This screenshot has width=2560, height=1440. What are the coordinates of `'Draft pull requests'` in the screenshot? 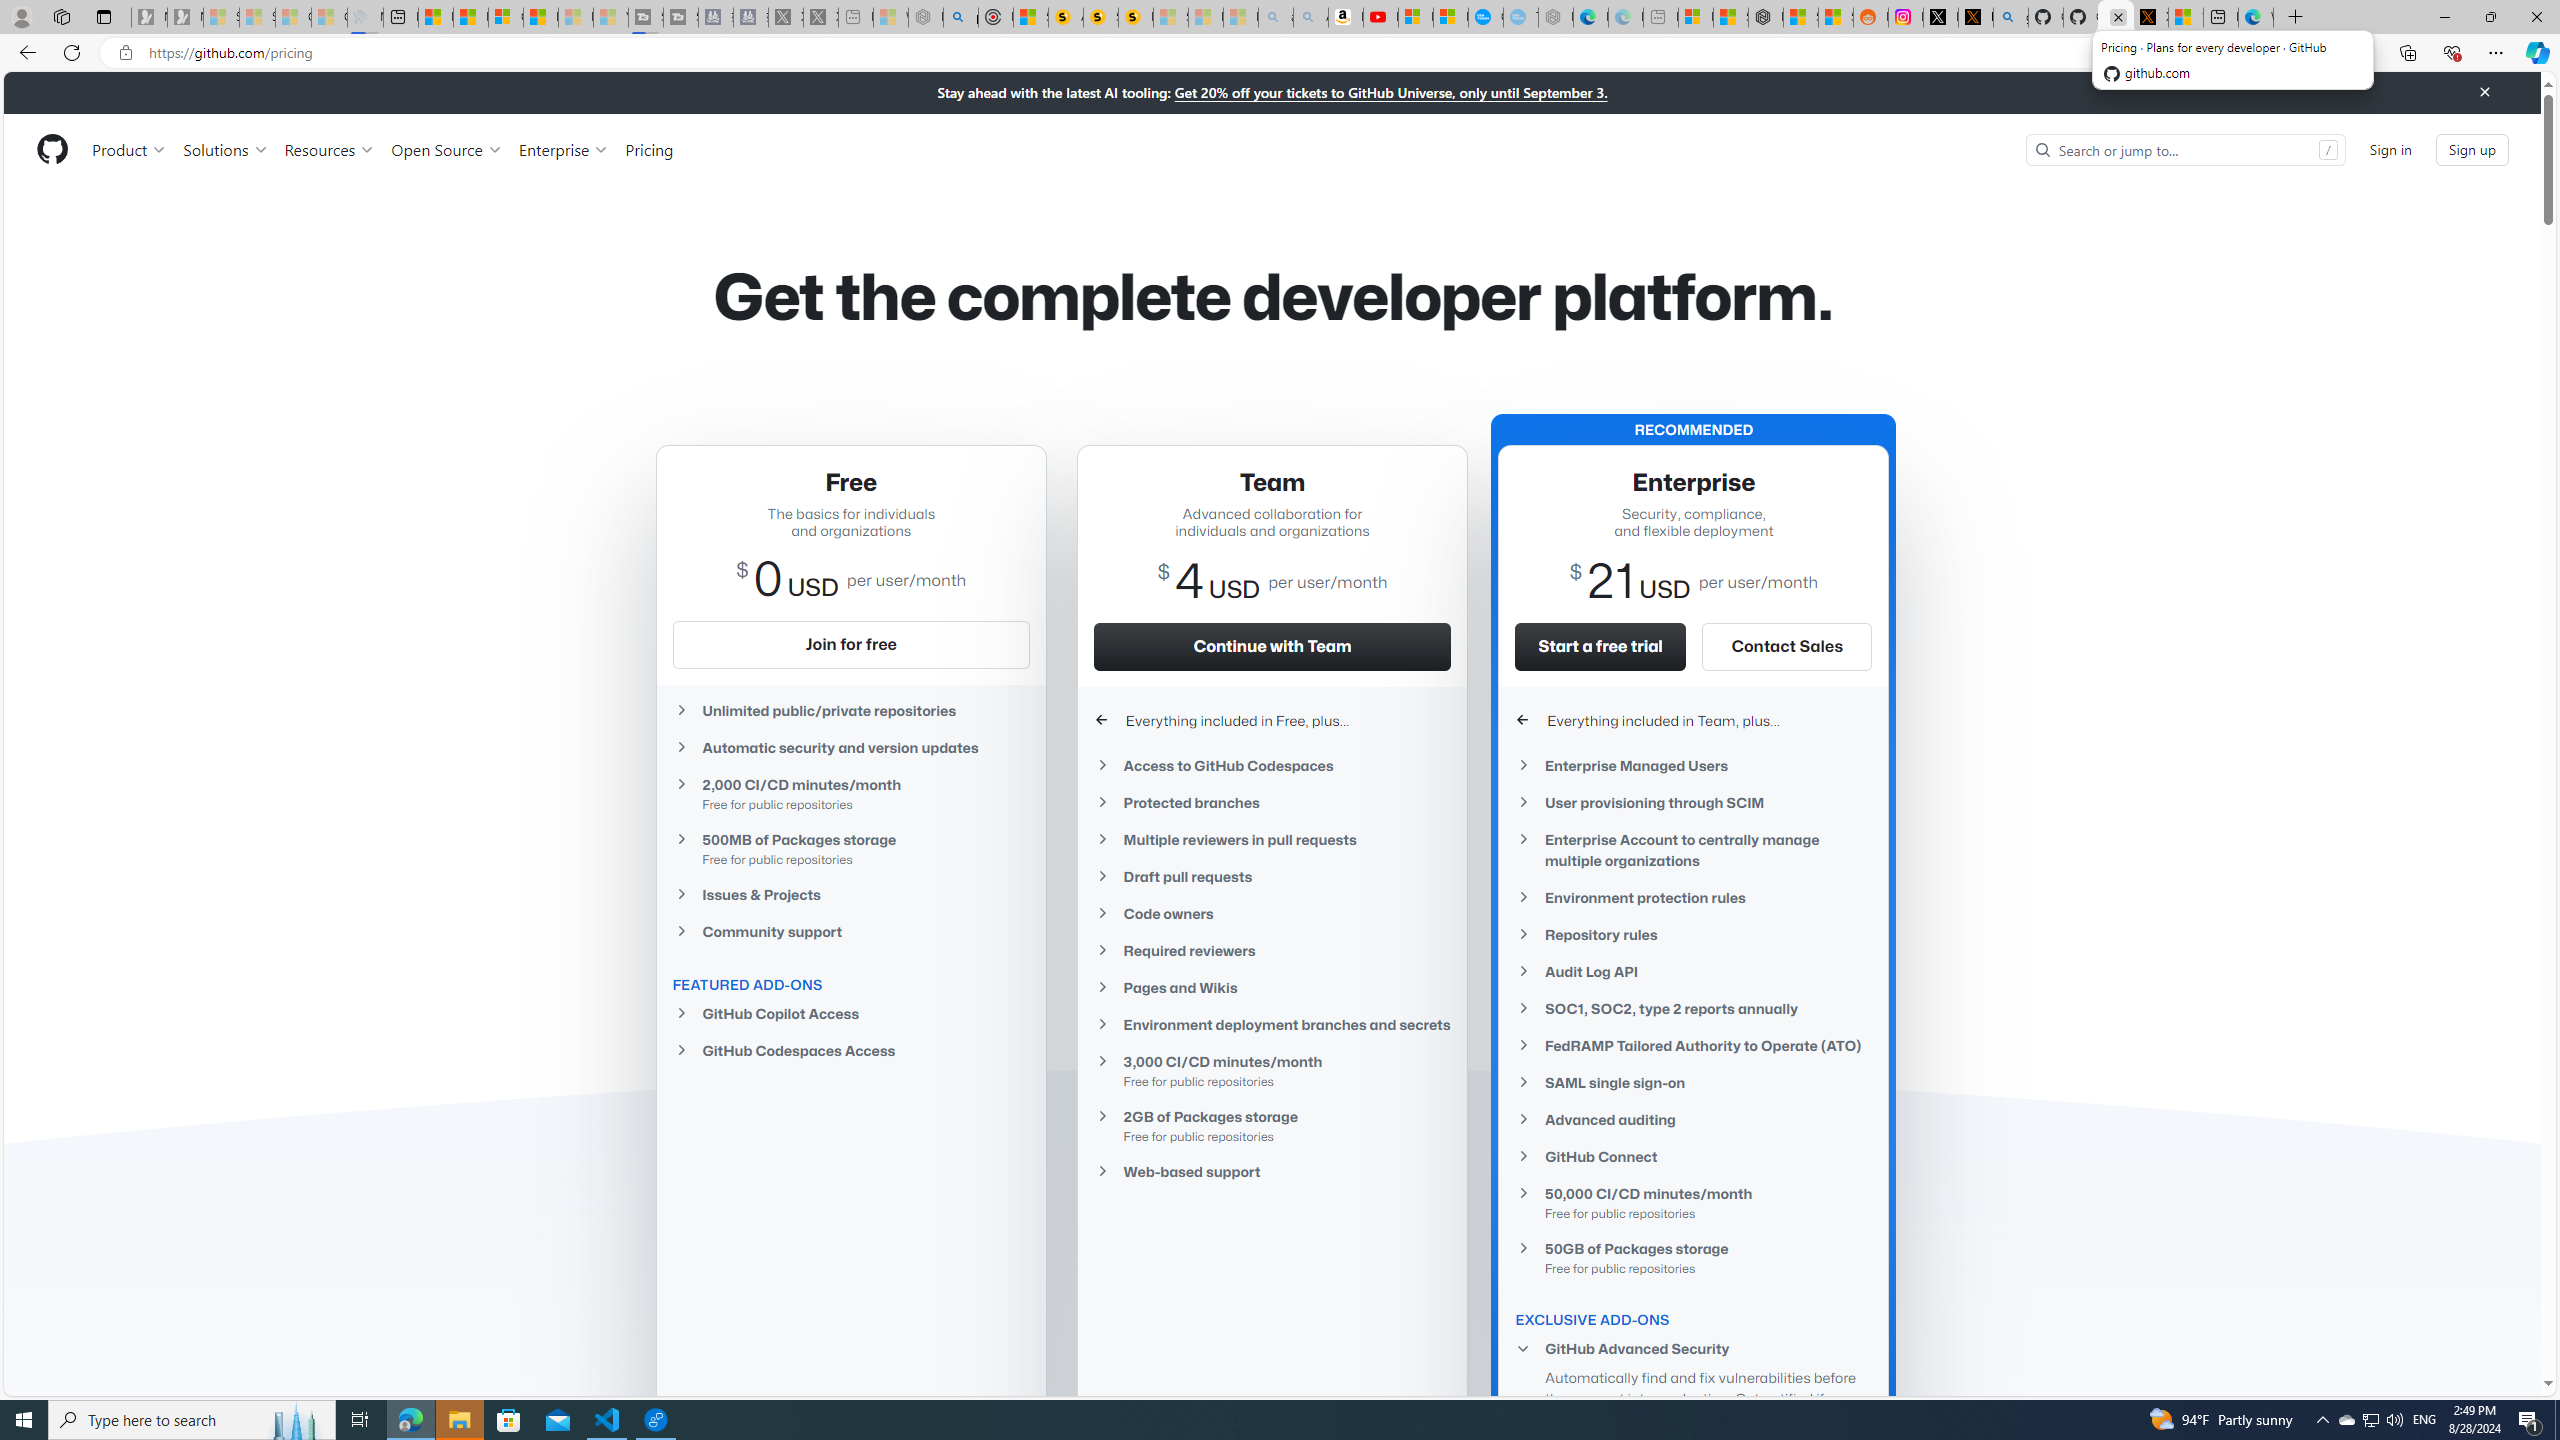 It's located at (1271, 876).